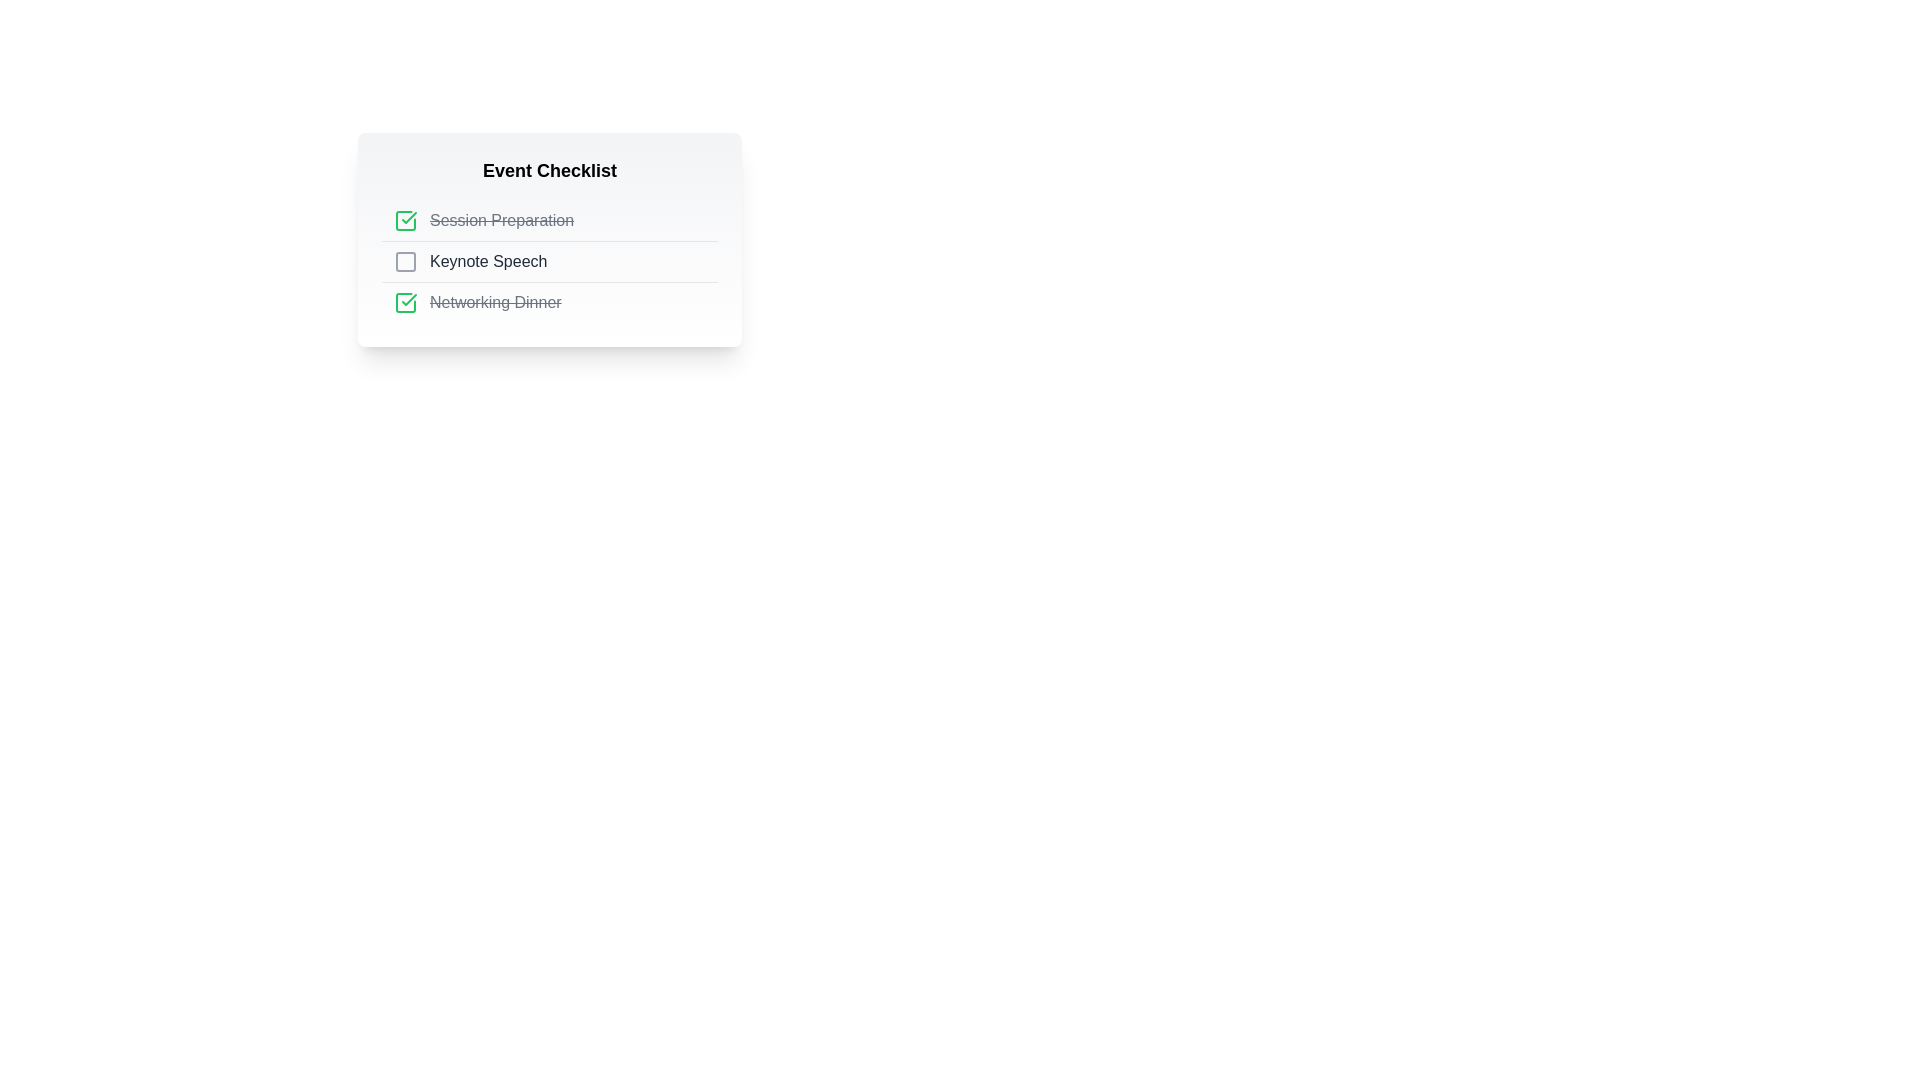 This screenshot has height=1080, width=1920. What do you see at coordinates (488, 261) in the screenshot?
I see `the 'Keynote Speech' text label, which is the second item in the 'Event Checklist' section, located between 'Session Preparation' and 'Networking Dinner'` at bounding box center [488, 261].